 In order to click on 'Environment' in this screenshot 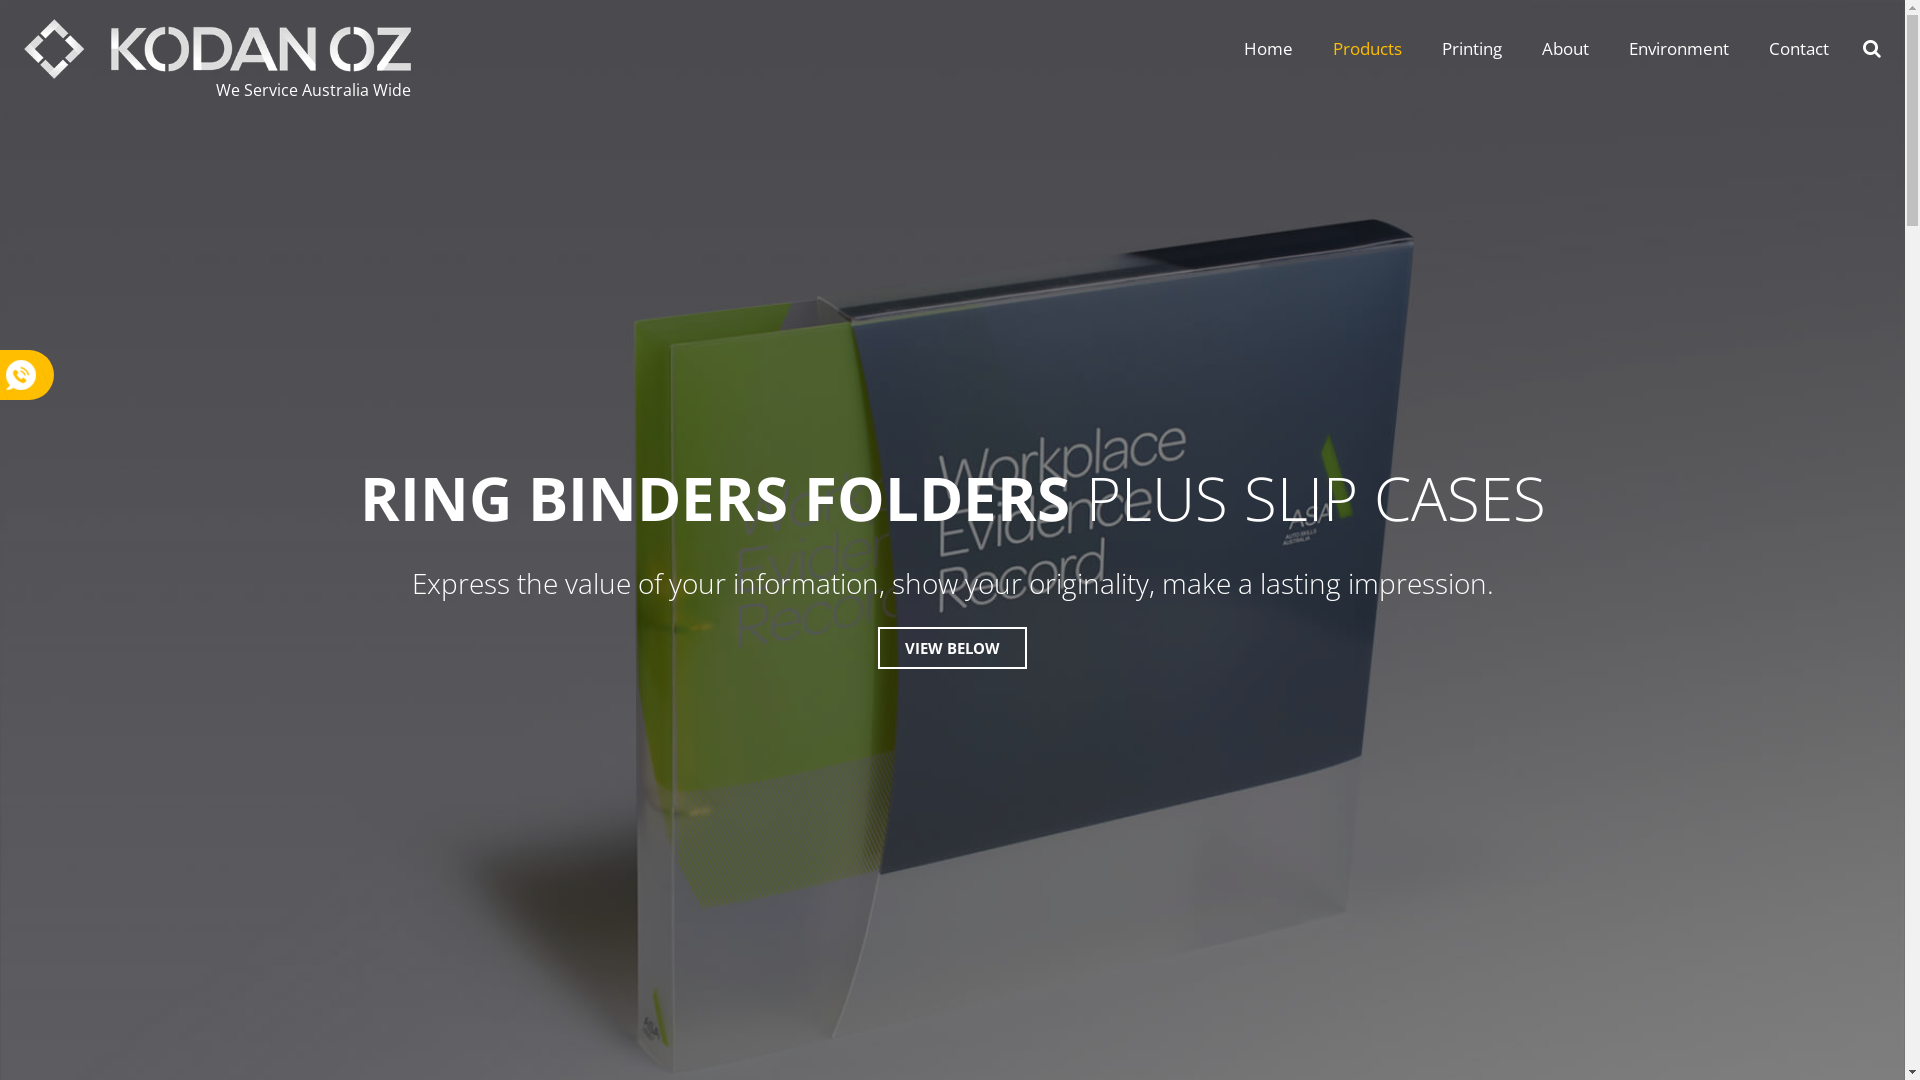, I will do `click(1679, 48)`.